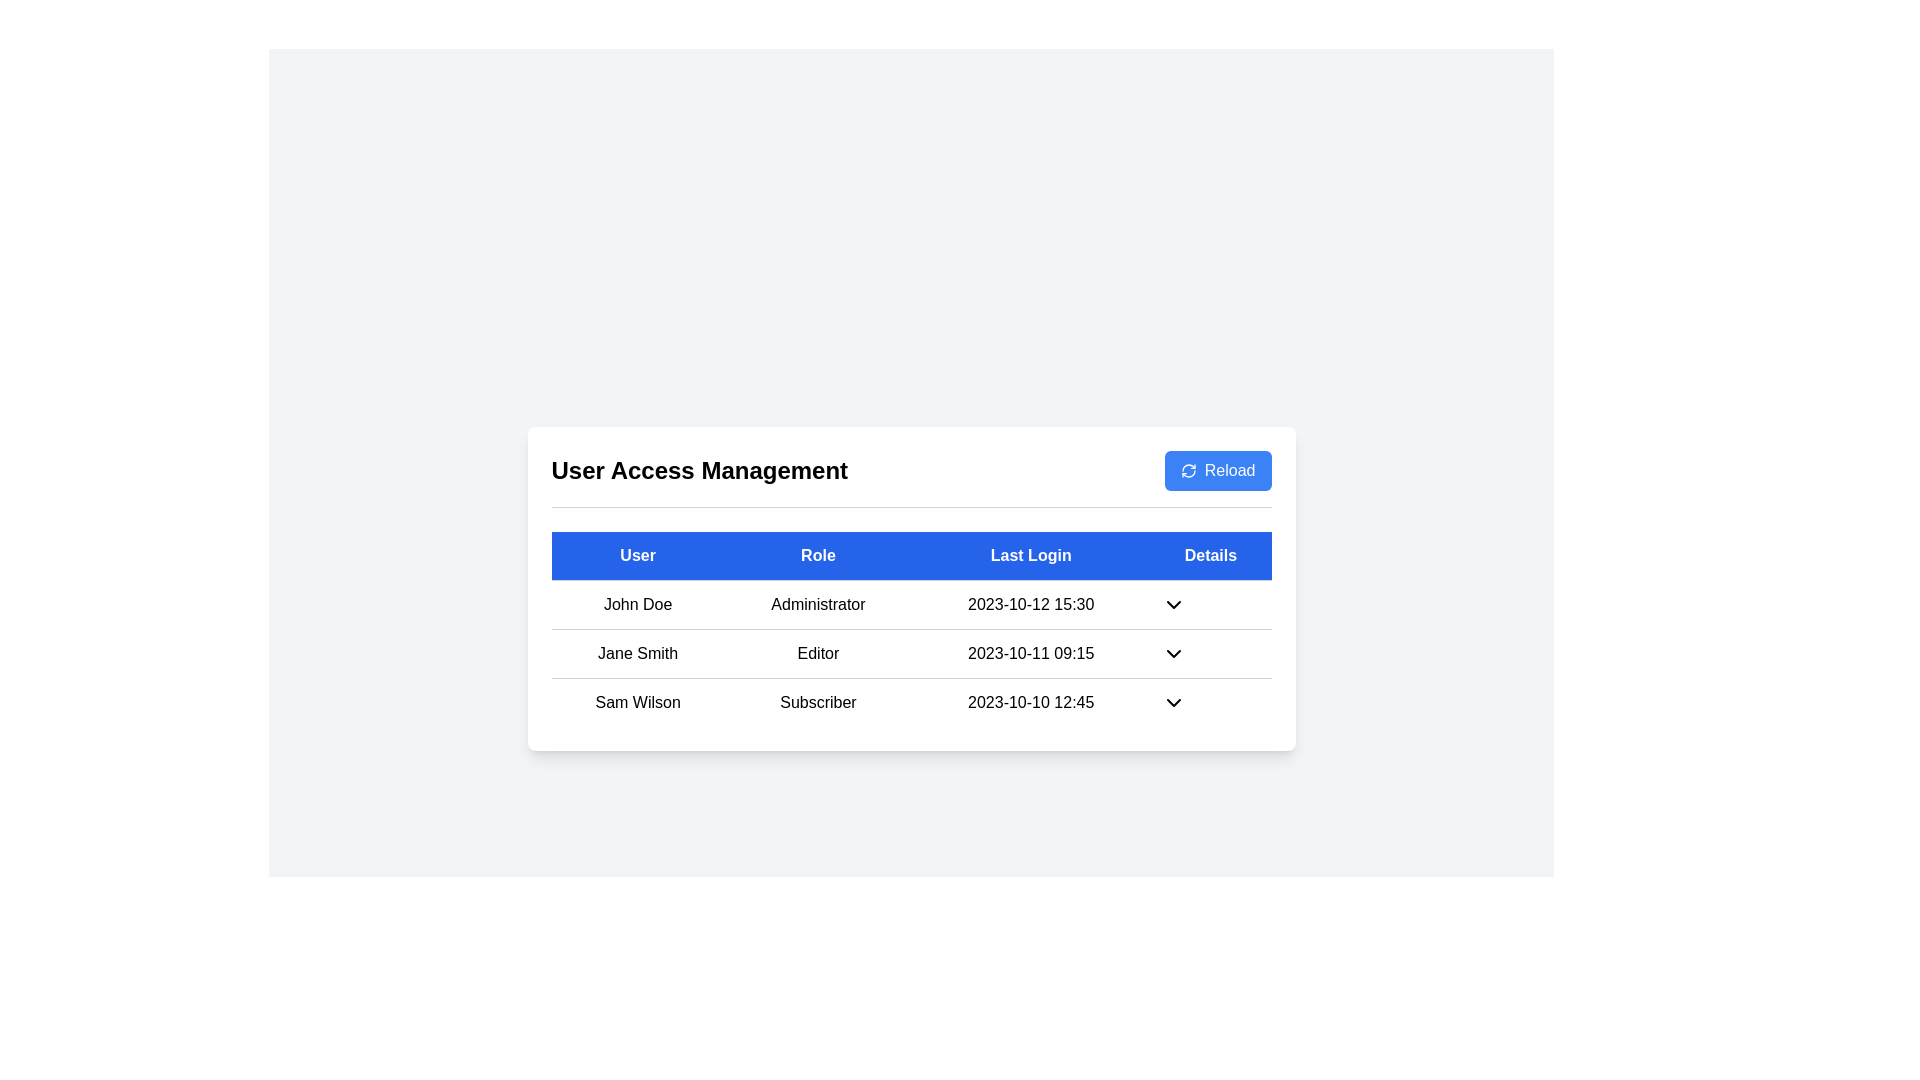 The height and width of the screenshot is (1080, 1920). I want to click on the textual header labeled 'User Access Management', which is styled with large, bold, and dark text, located in the upper section of the interface, aligned to the left, so click(699, 470).